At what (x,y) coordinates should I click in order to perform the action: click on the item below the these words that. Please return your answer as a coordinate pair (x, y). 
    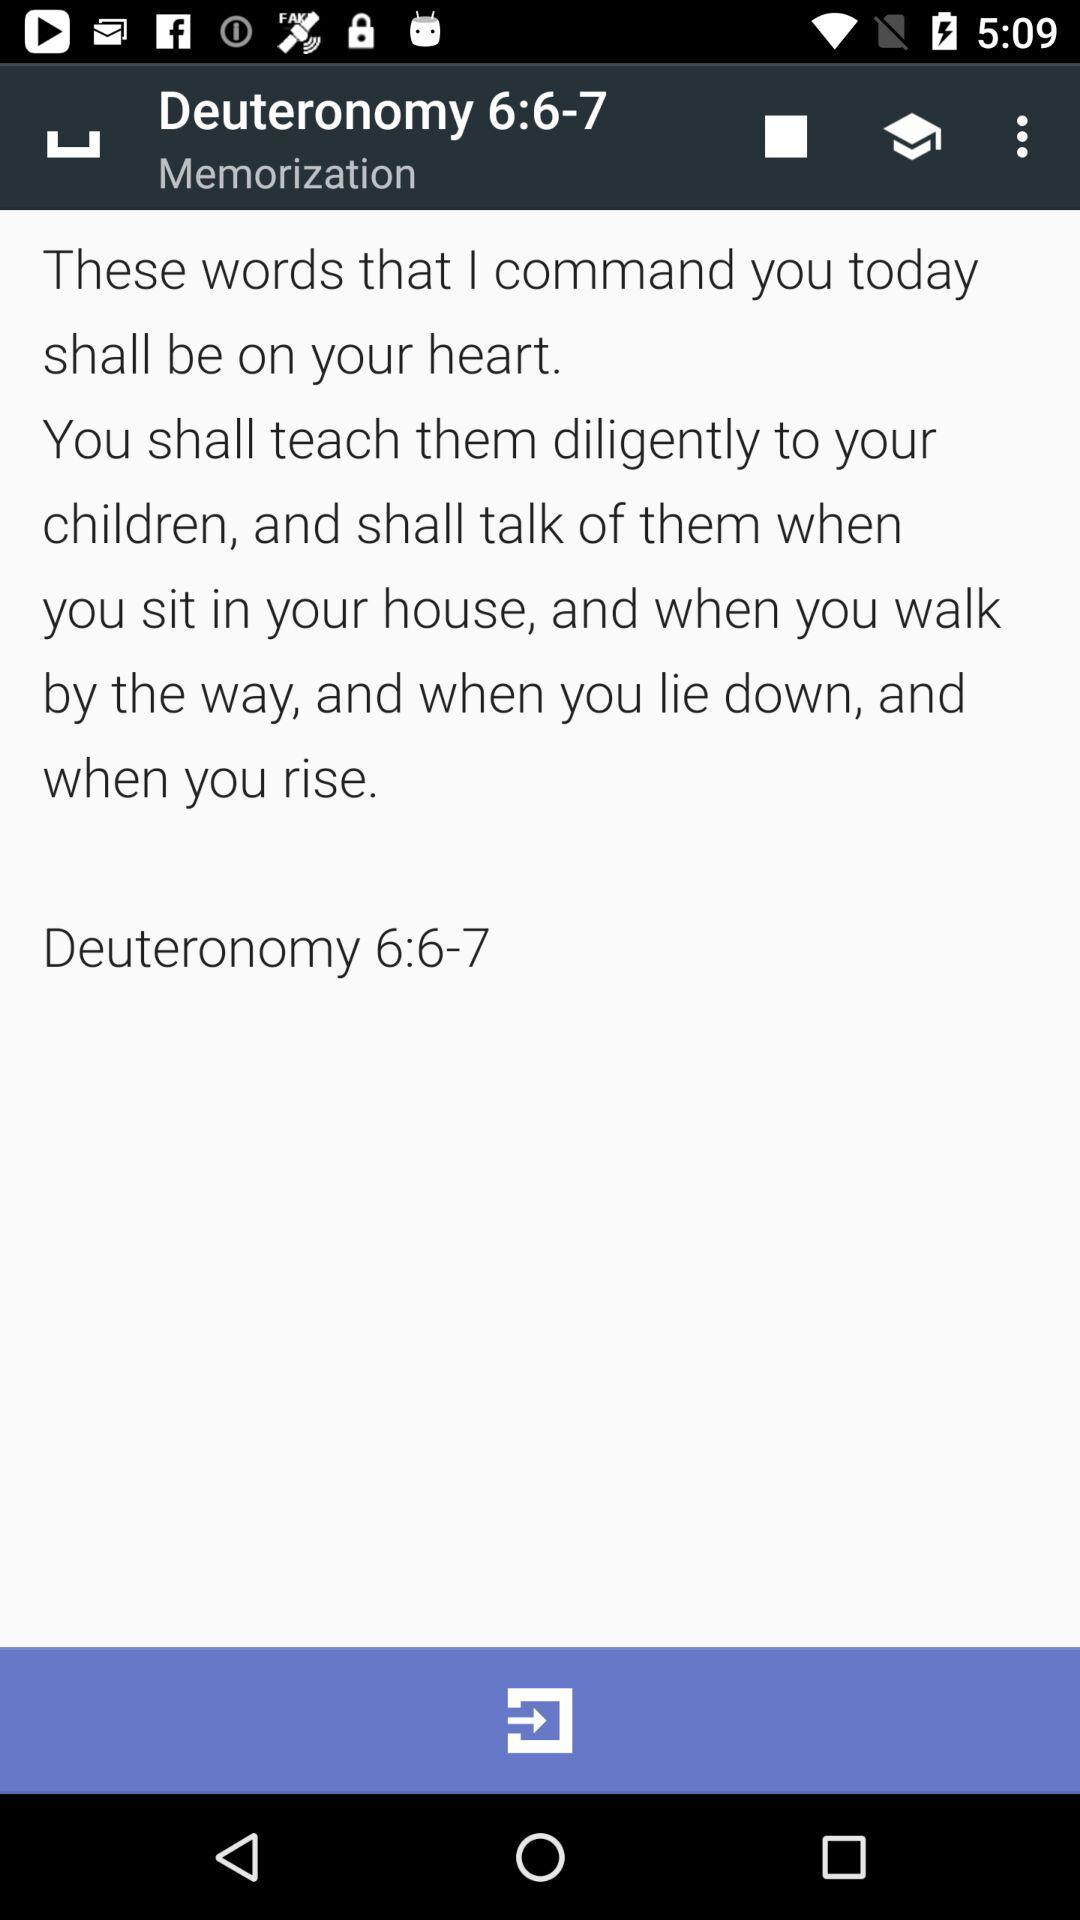
    Looking at the image, I should click on (540, 1719).